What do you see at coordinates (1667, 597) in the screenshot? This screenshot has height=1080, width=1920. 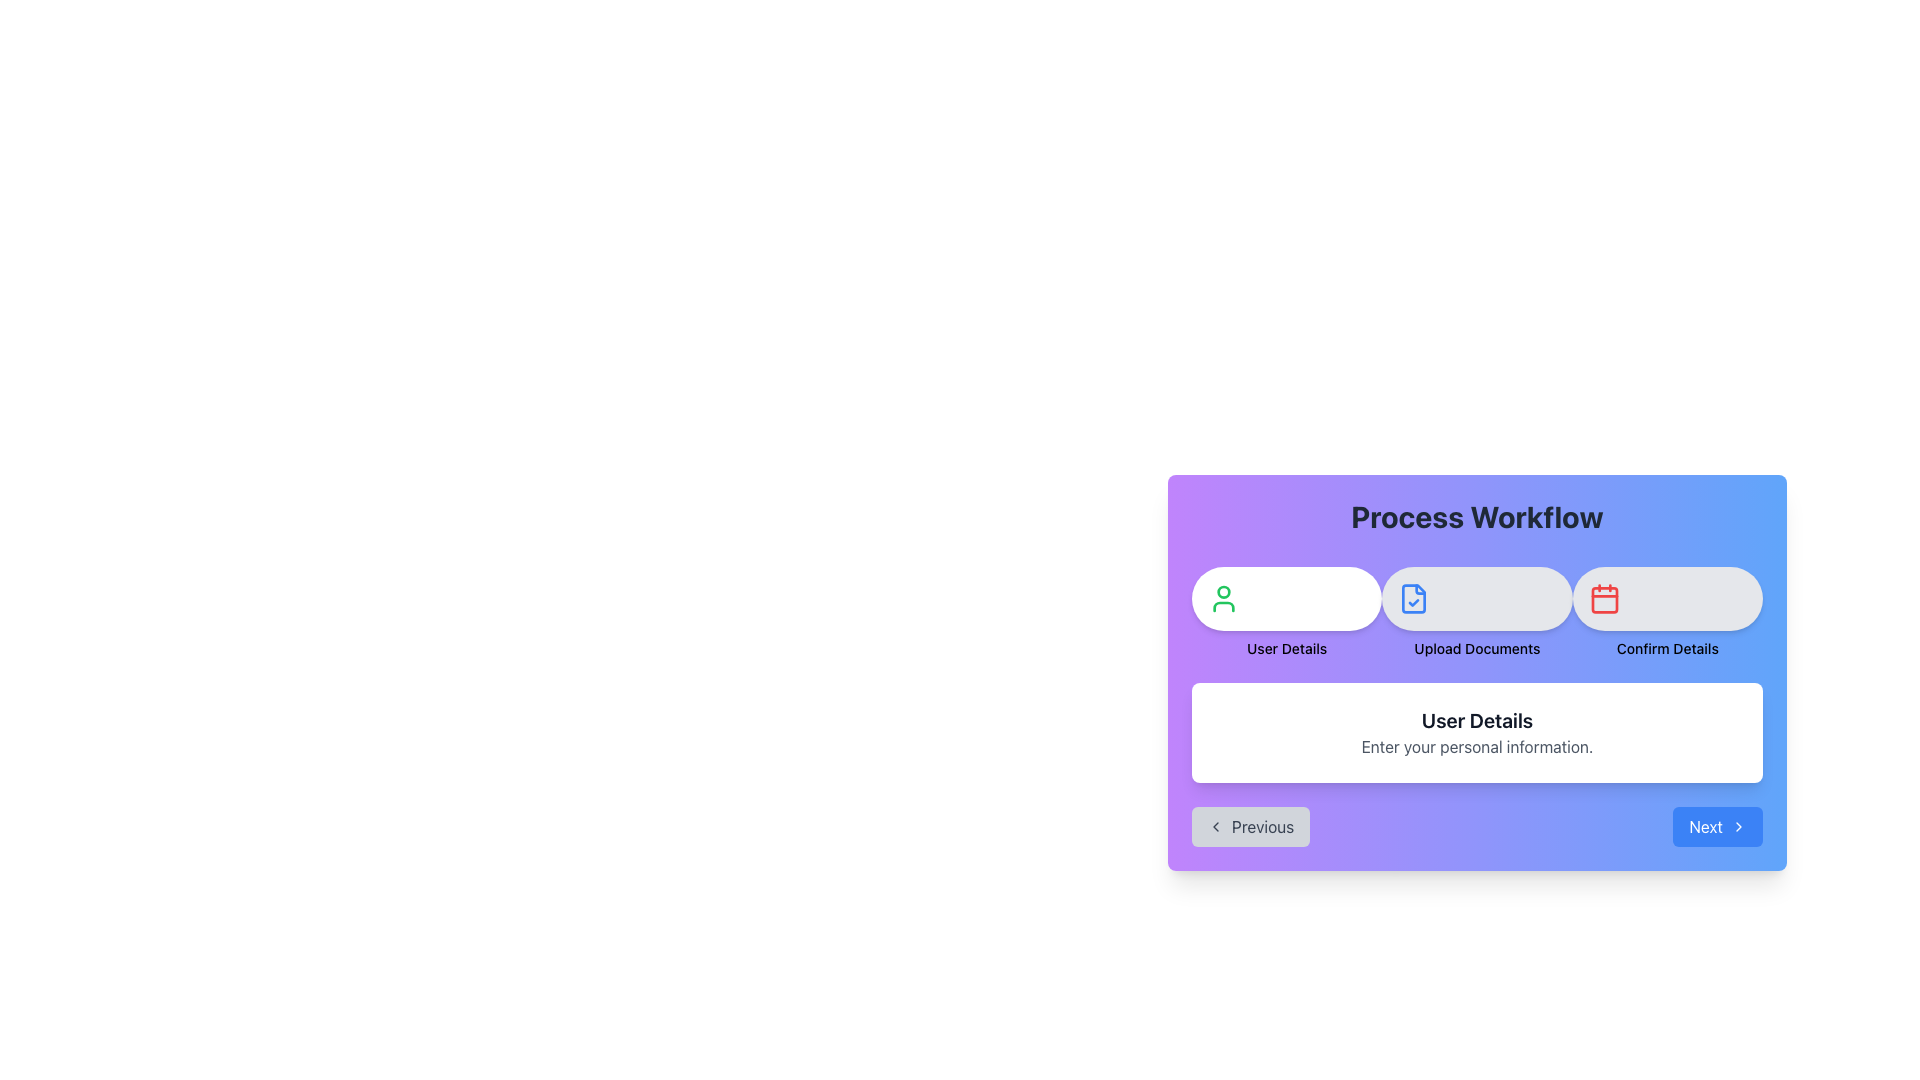 I see `the 'Confirm Details' button located in the top right corner of the button layout` at bounding box center [1667, 597].